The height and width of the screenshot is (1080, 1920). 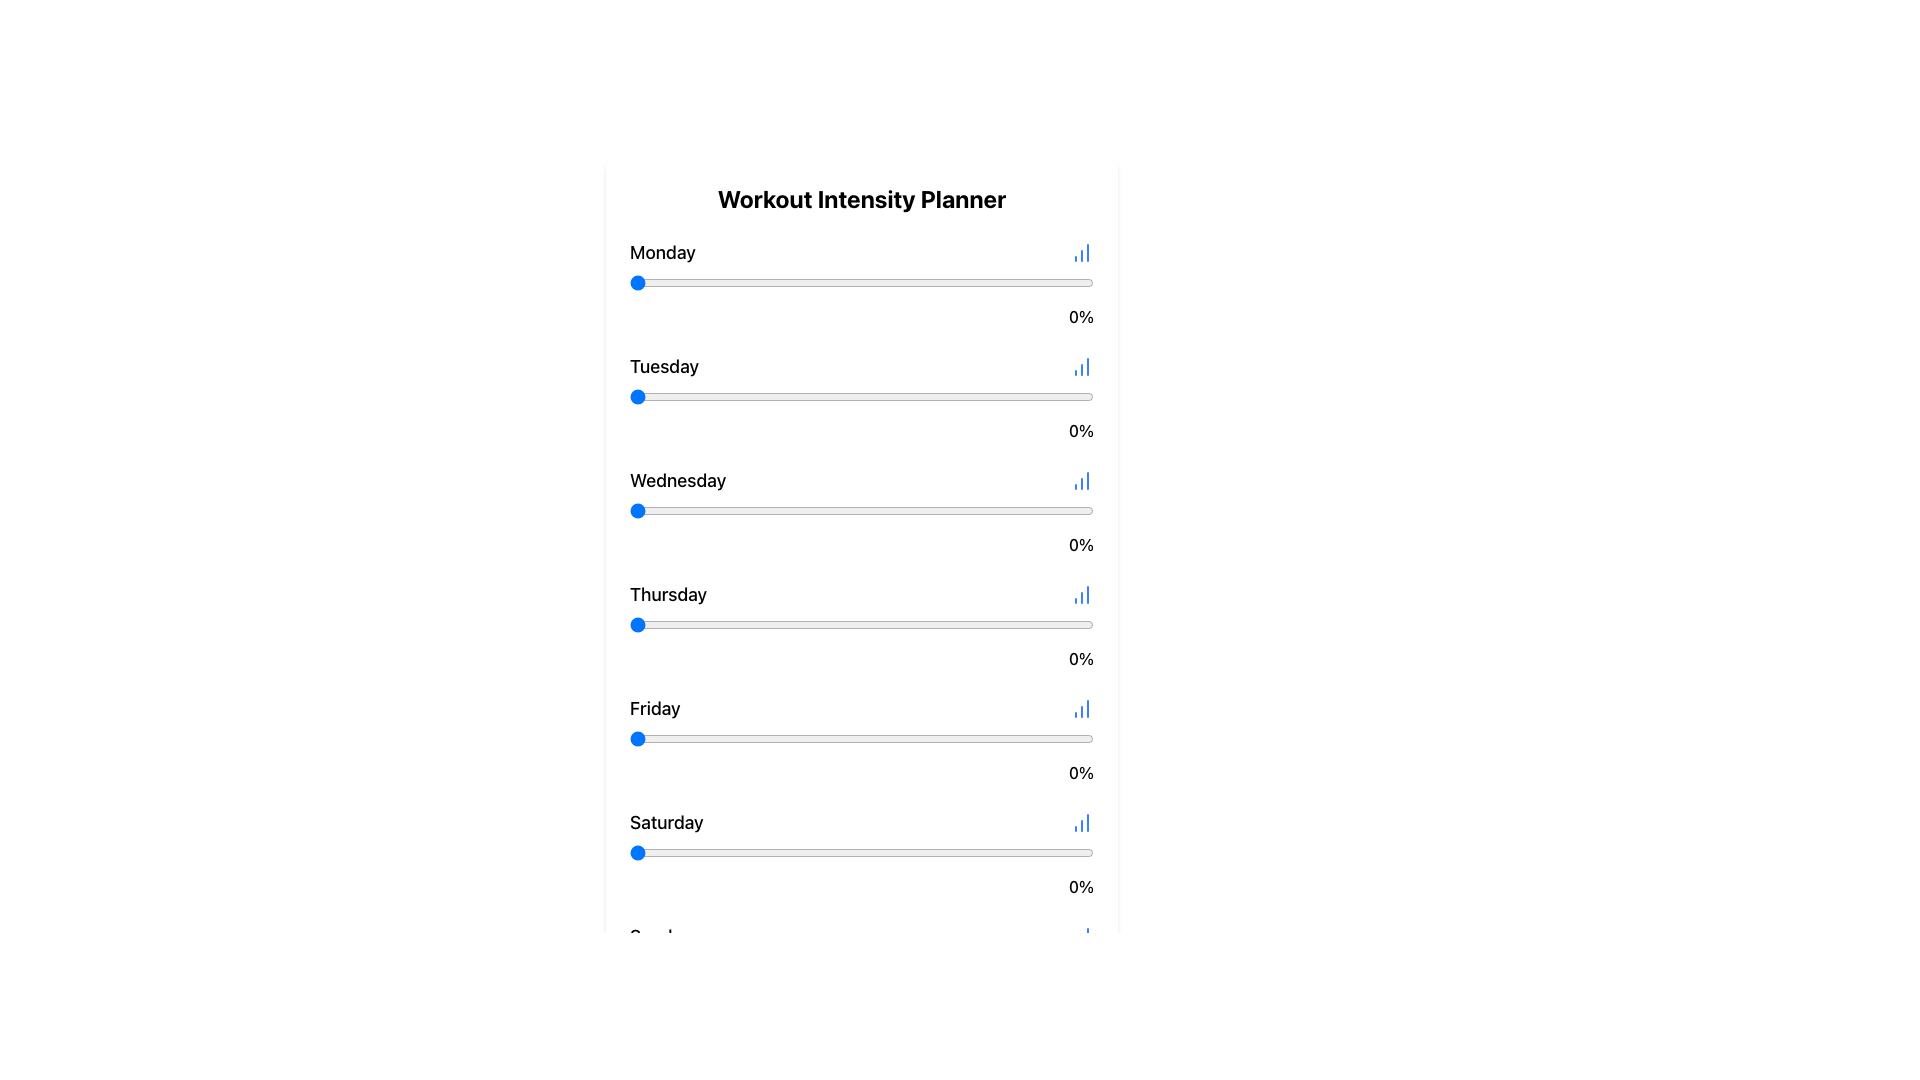 What do you see at coordinates (996, 397) in the screenshot?
I see `the intensity for Tuesday` at bounding box center [996, 397].